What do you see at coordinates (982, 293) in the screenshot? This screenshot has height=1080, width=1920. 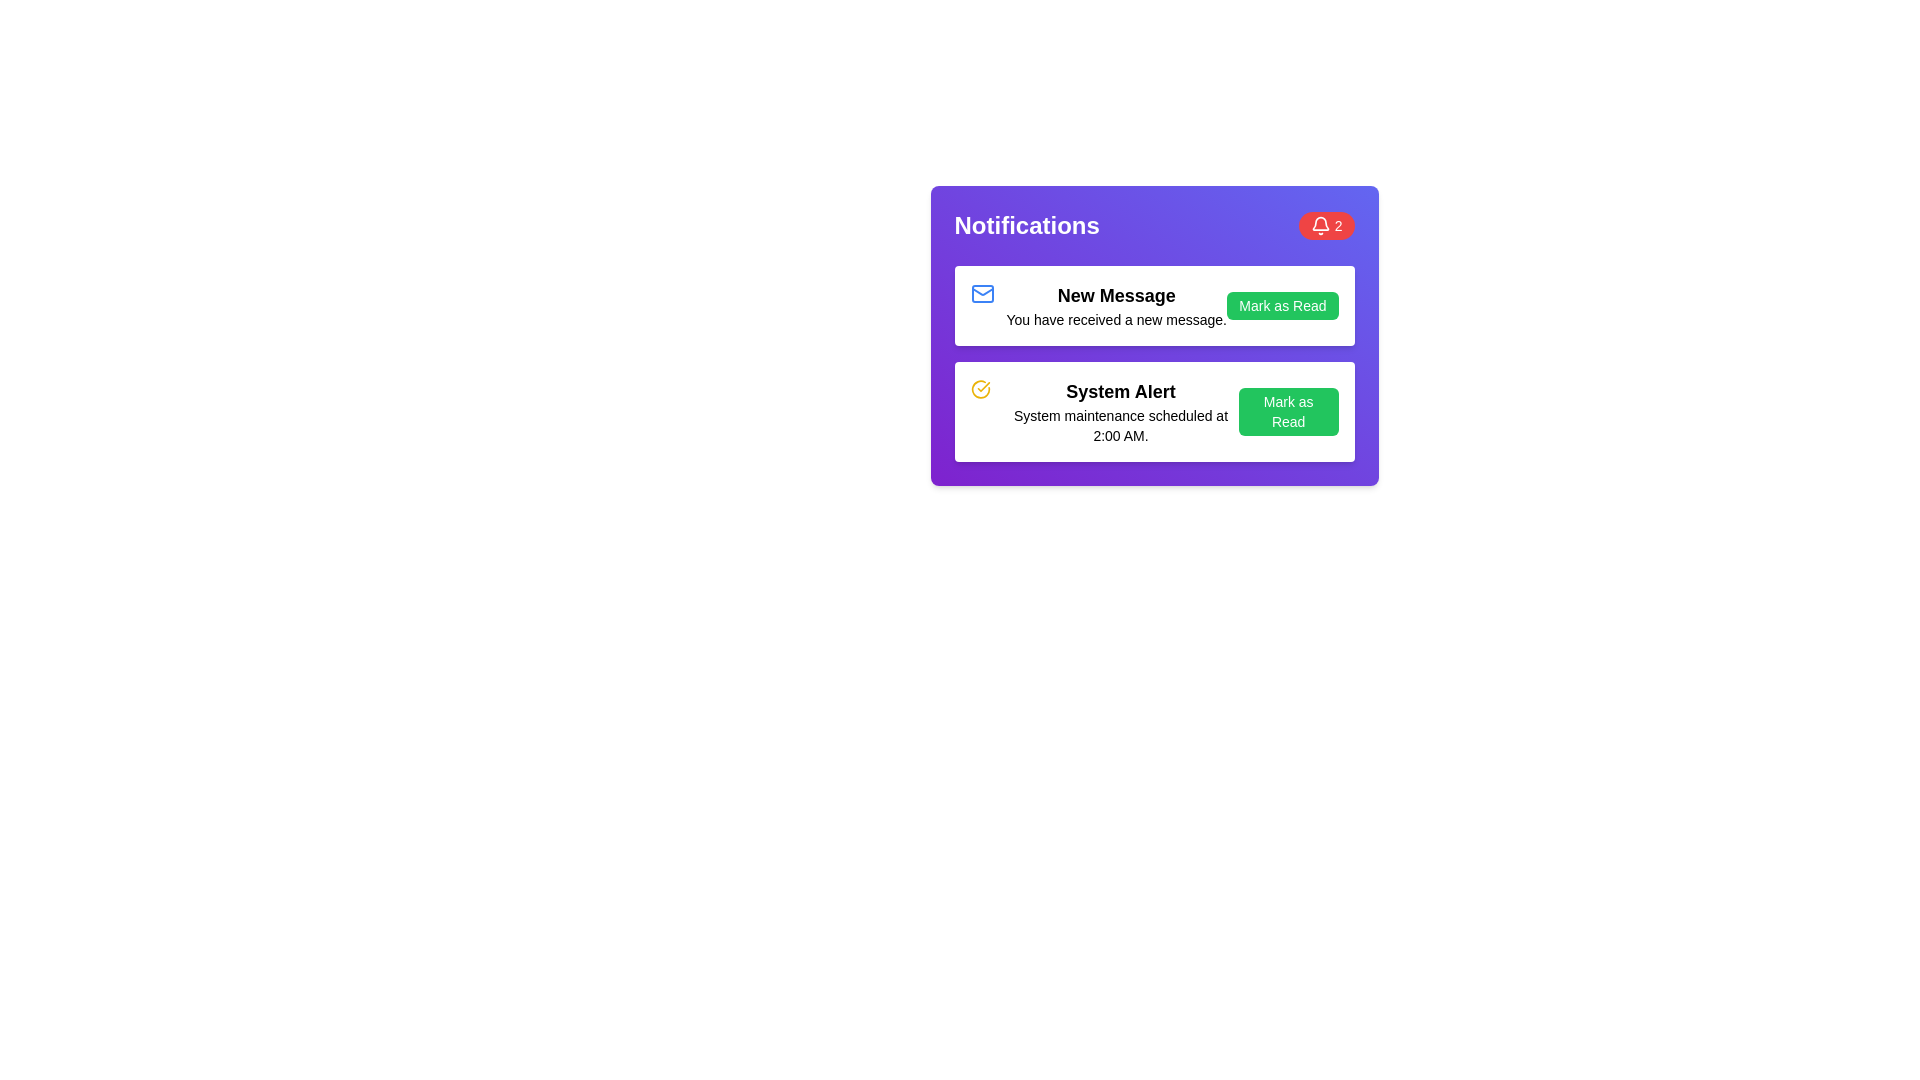 I see `the rounded rectangle SVG shape representing the mail notification icon` at bounding box center [982, 293].